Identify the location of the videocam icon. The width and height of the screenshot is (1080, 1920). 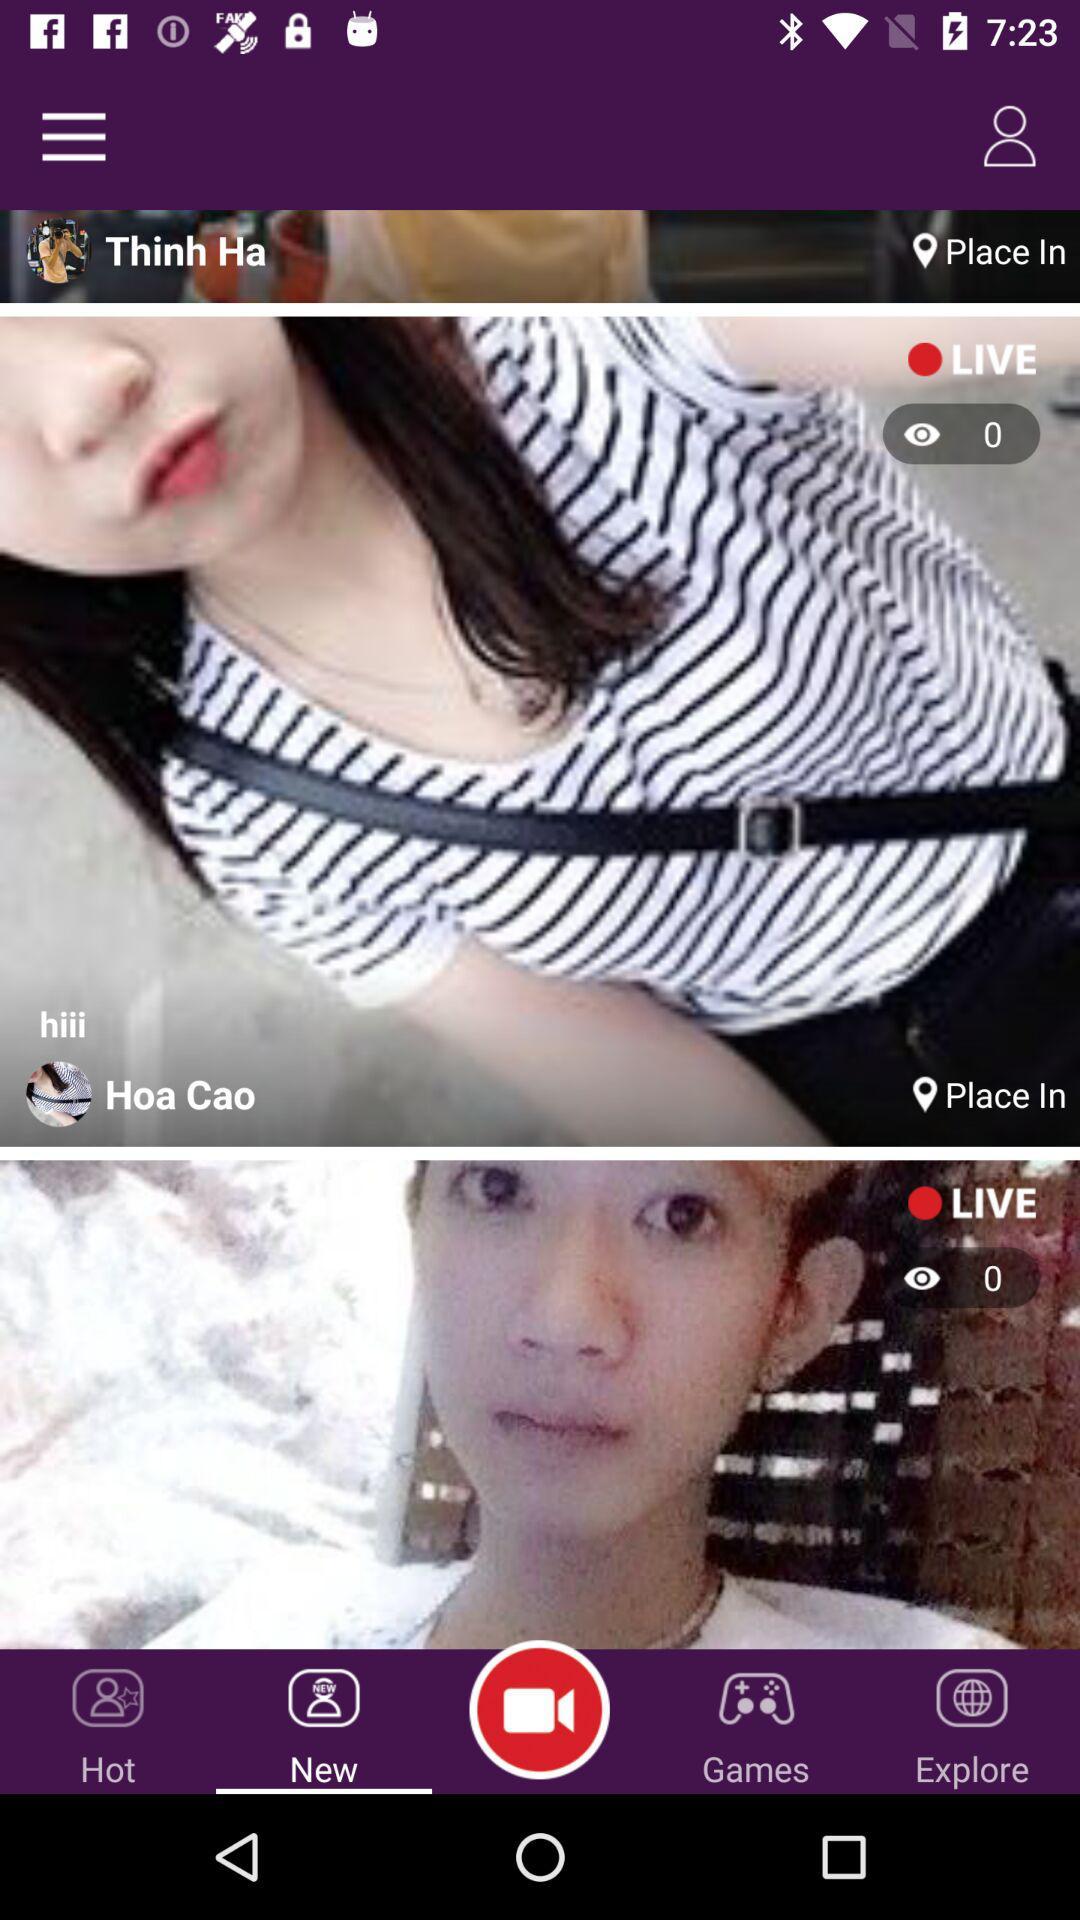
(538, 1709).